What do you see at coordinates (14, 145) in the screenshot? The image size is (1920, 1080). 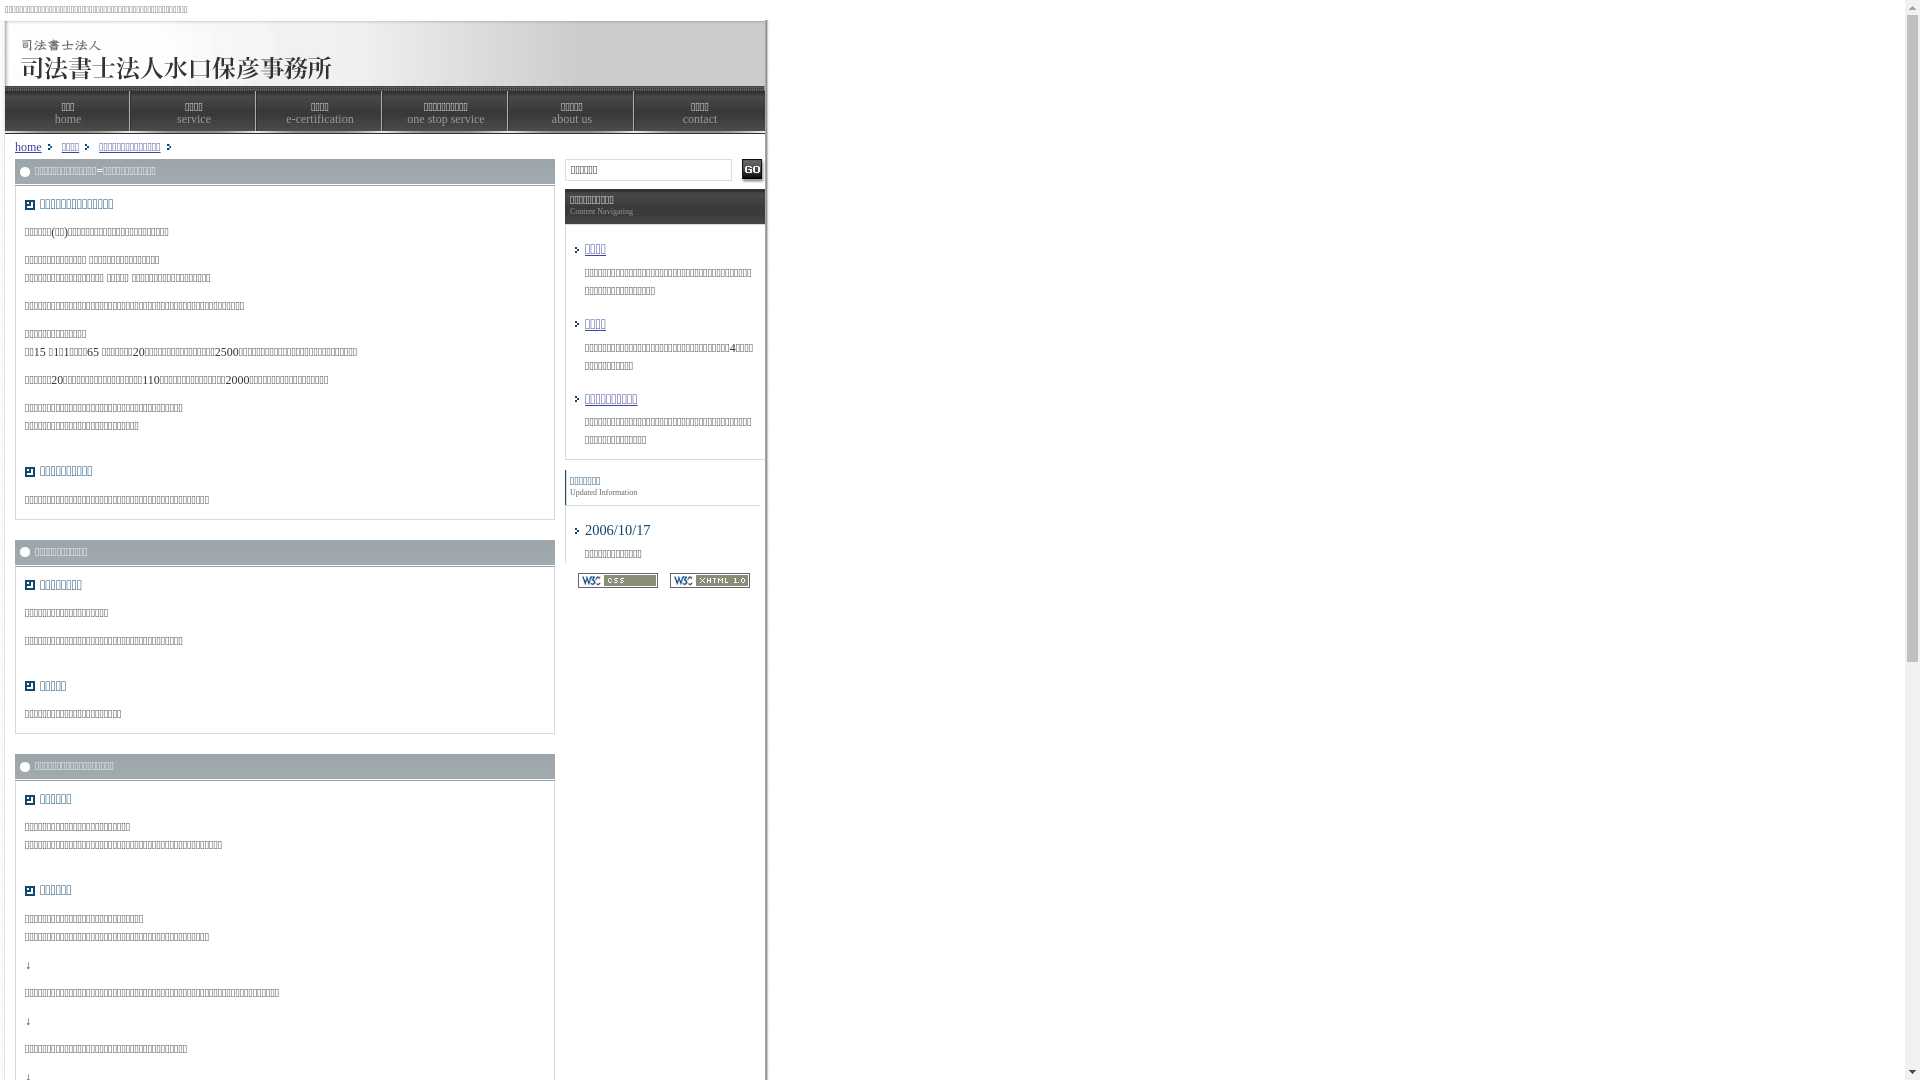 I see `'home'` at bounding box center [14, 145].